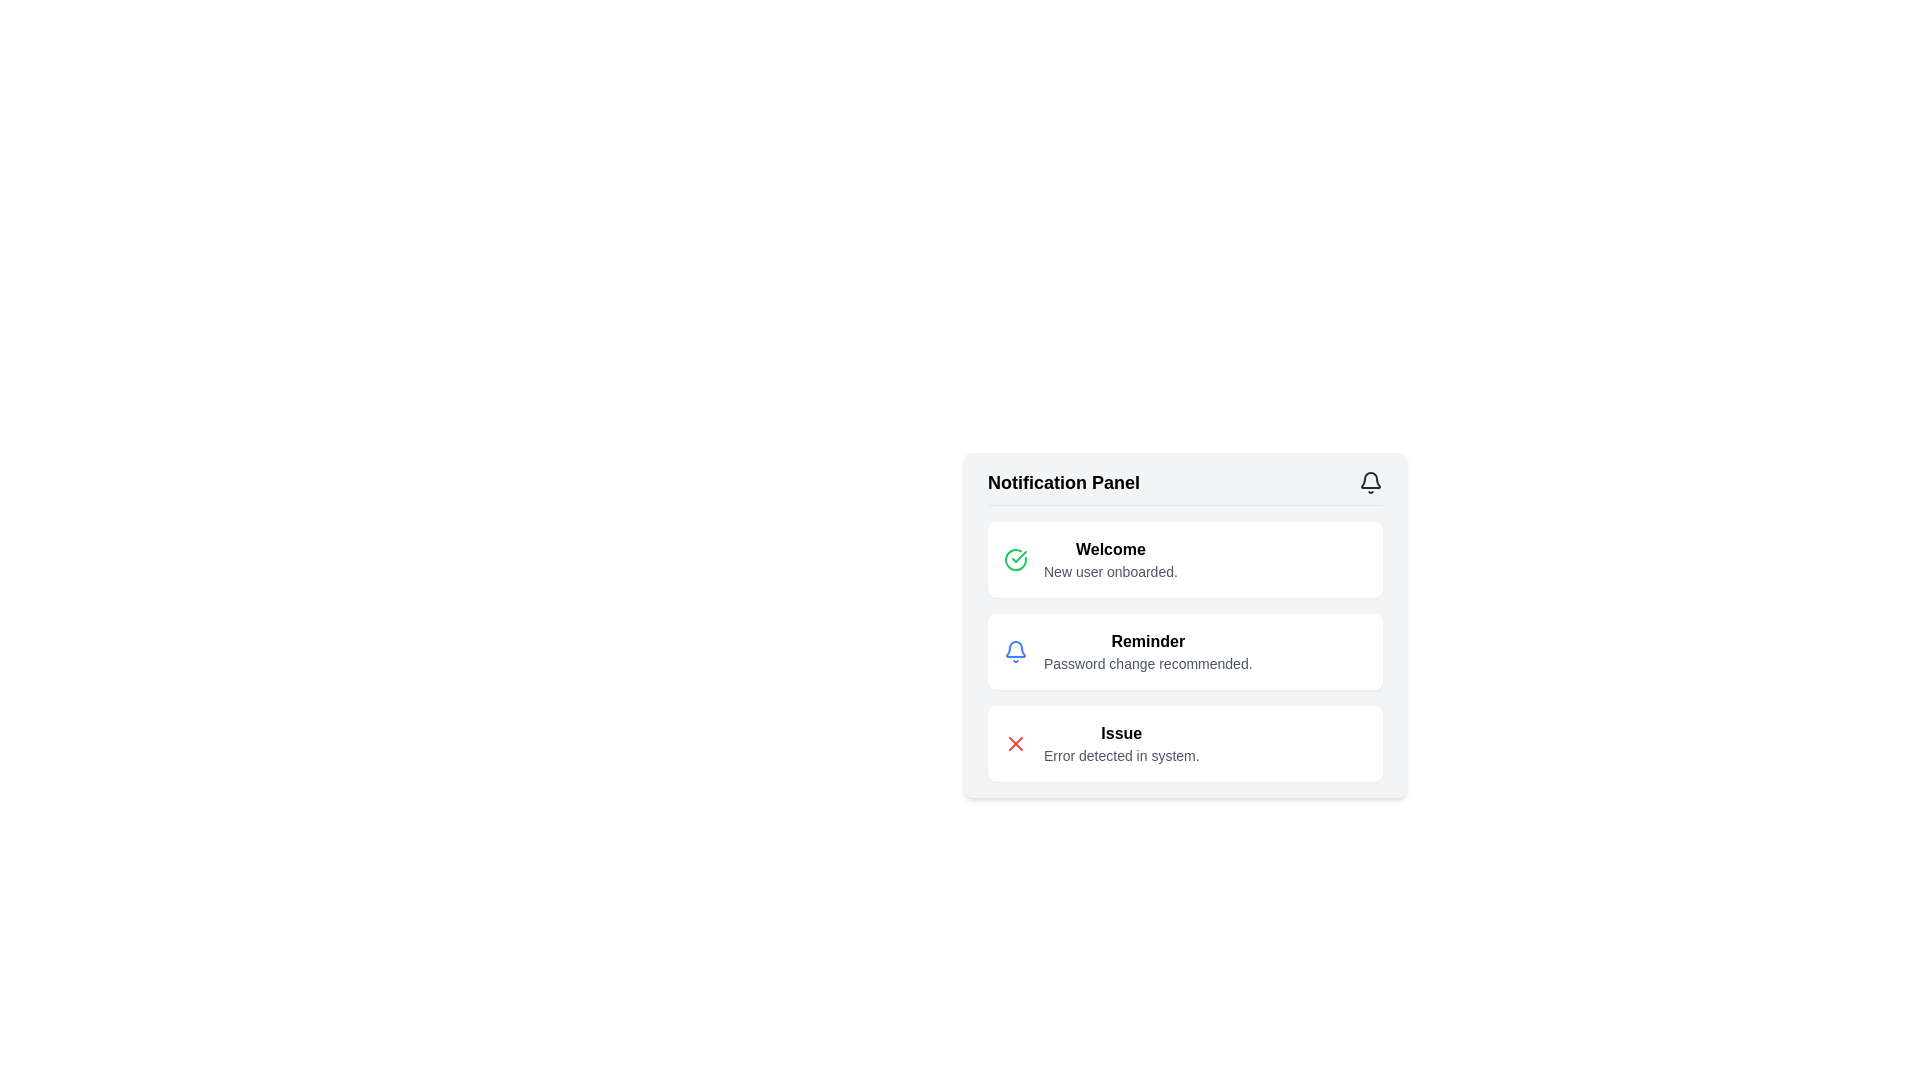  I want to click on the welcome message notification area located in the first row of notification cards, positioned below the check mark icon, so click(1109, 559).